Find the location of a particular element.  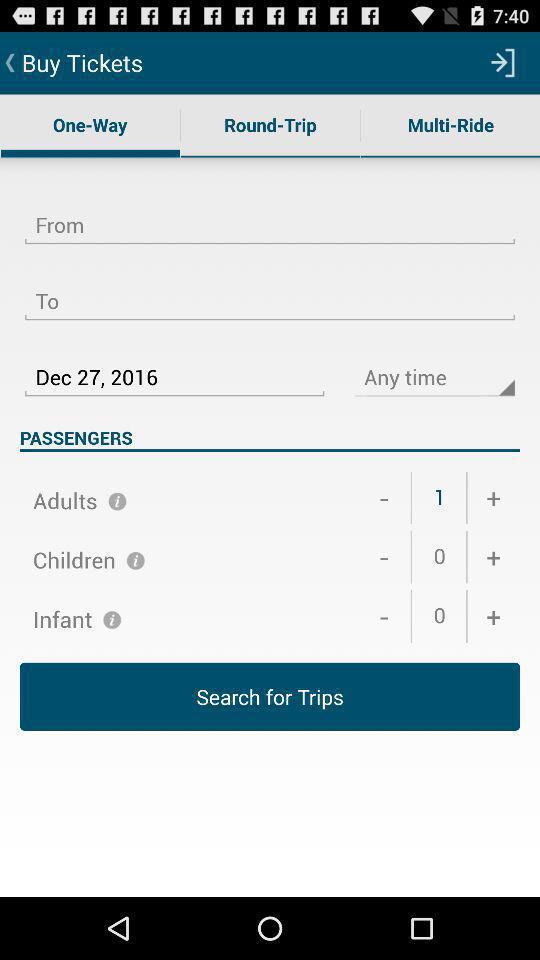

the item below the passengers icon is located at coordinates (384, 497).